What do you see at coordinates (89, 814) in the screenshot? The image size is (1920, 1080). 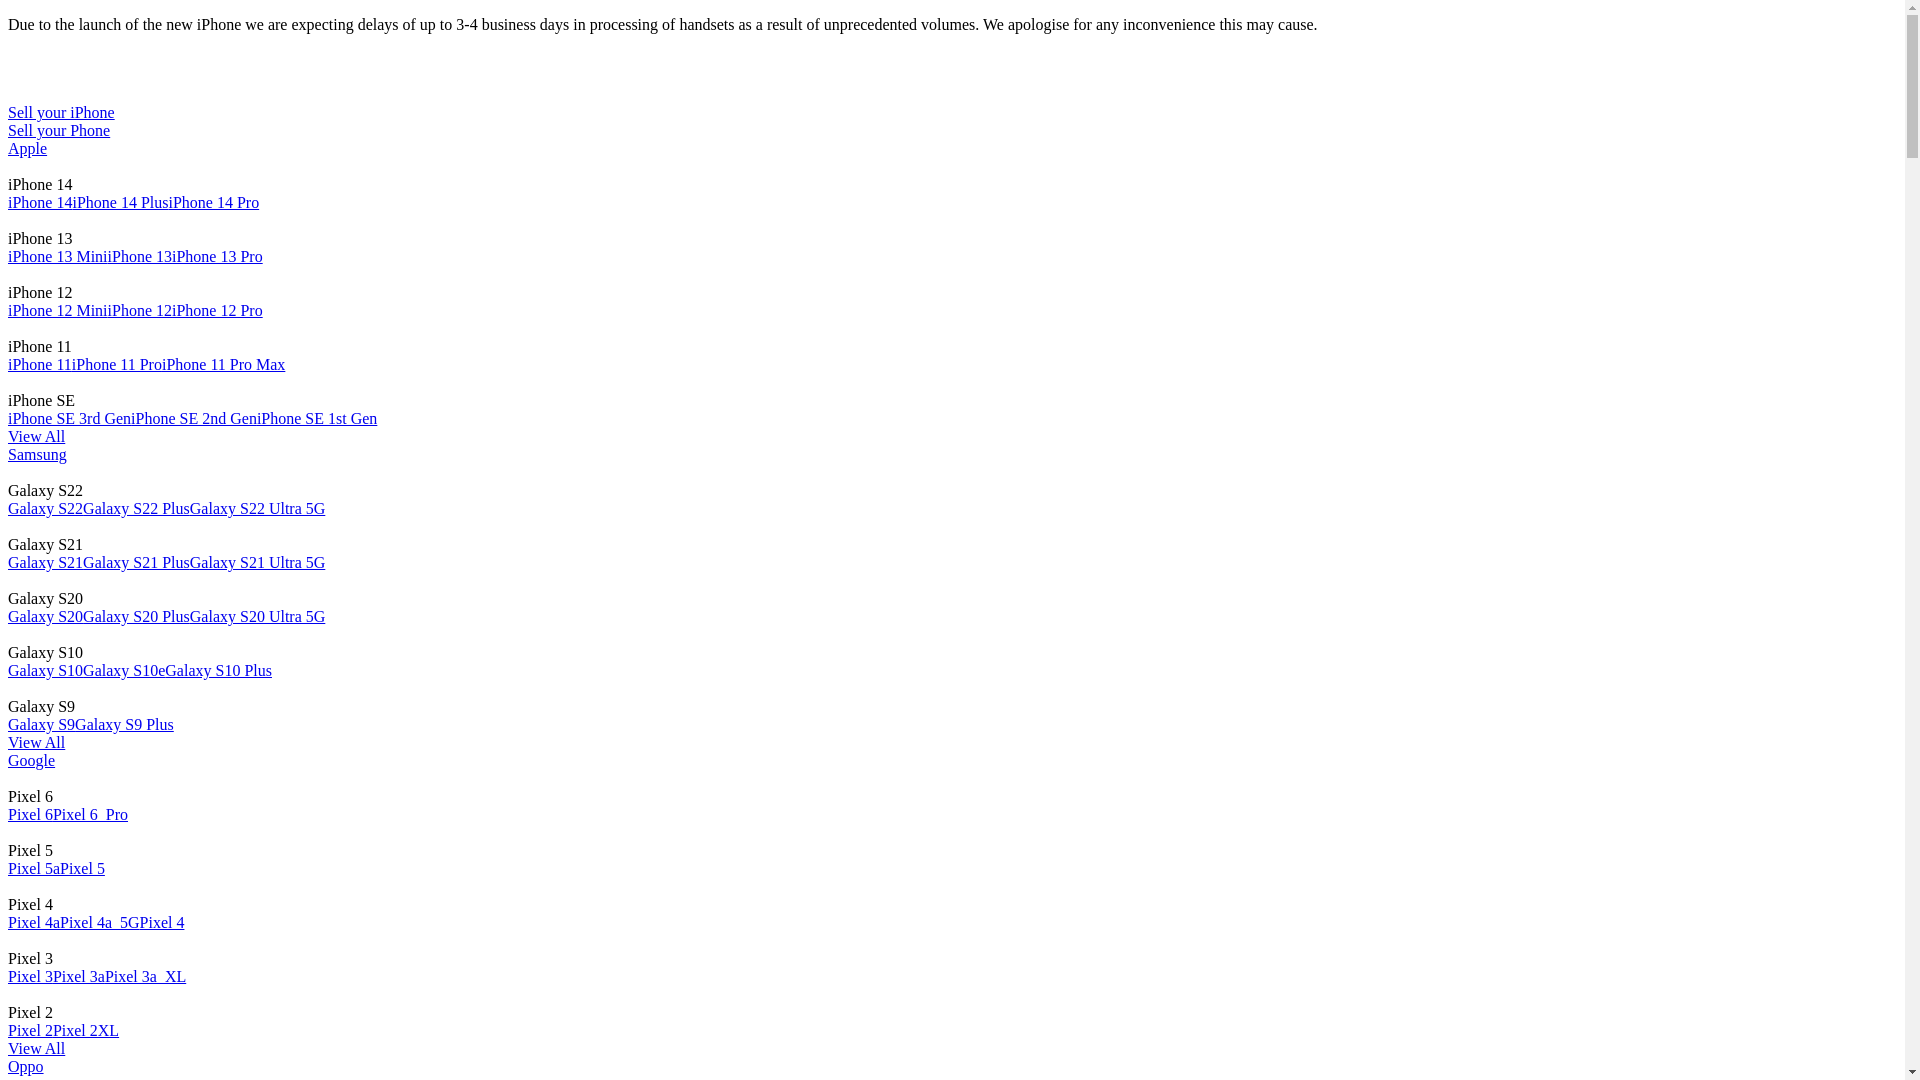 I see `'Pixel 6  Pro'` at bounding box center [89, 814].